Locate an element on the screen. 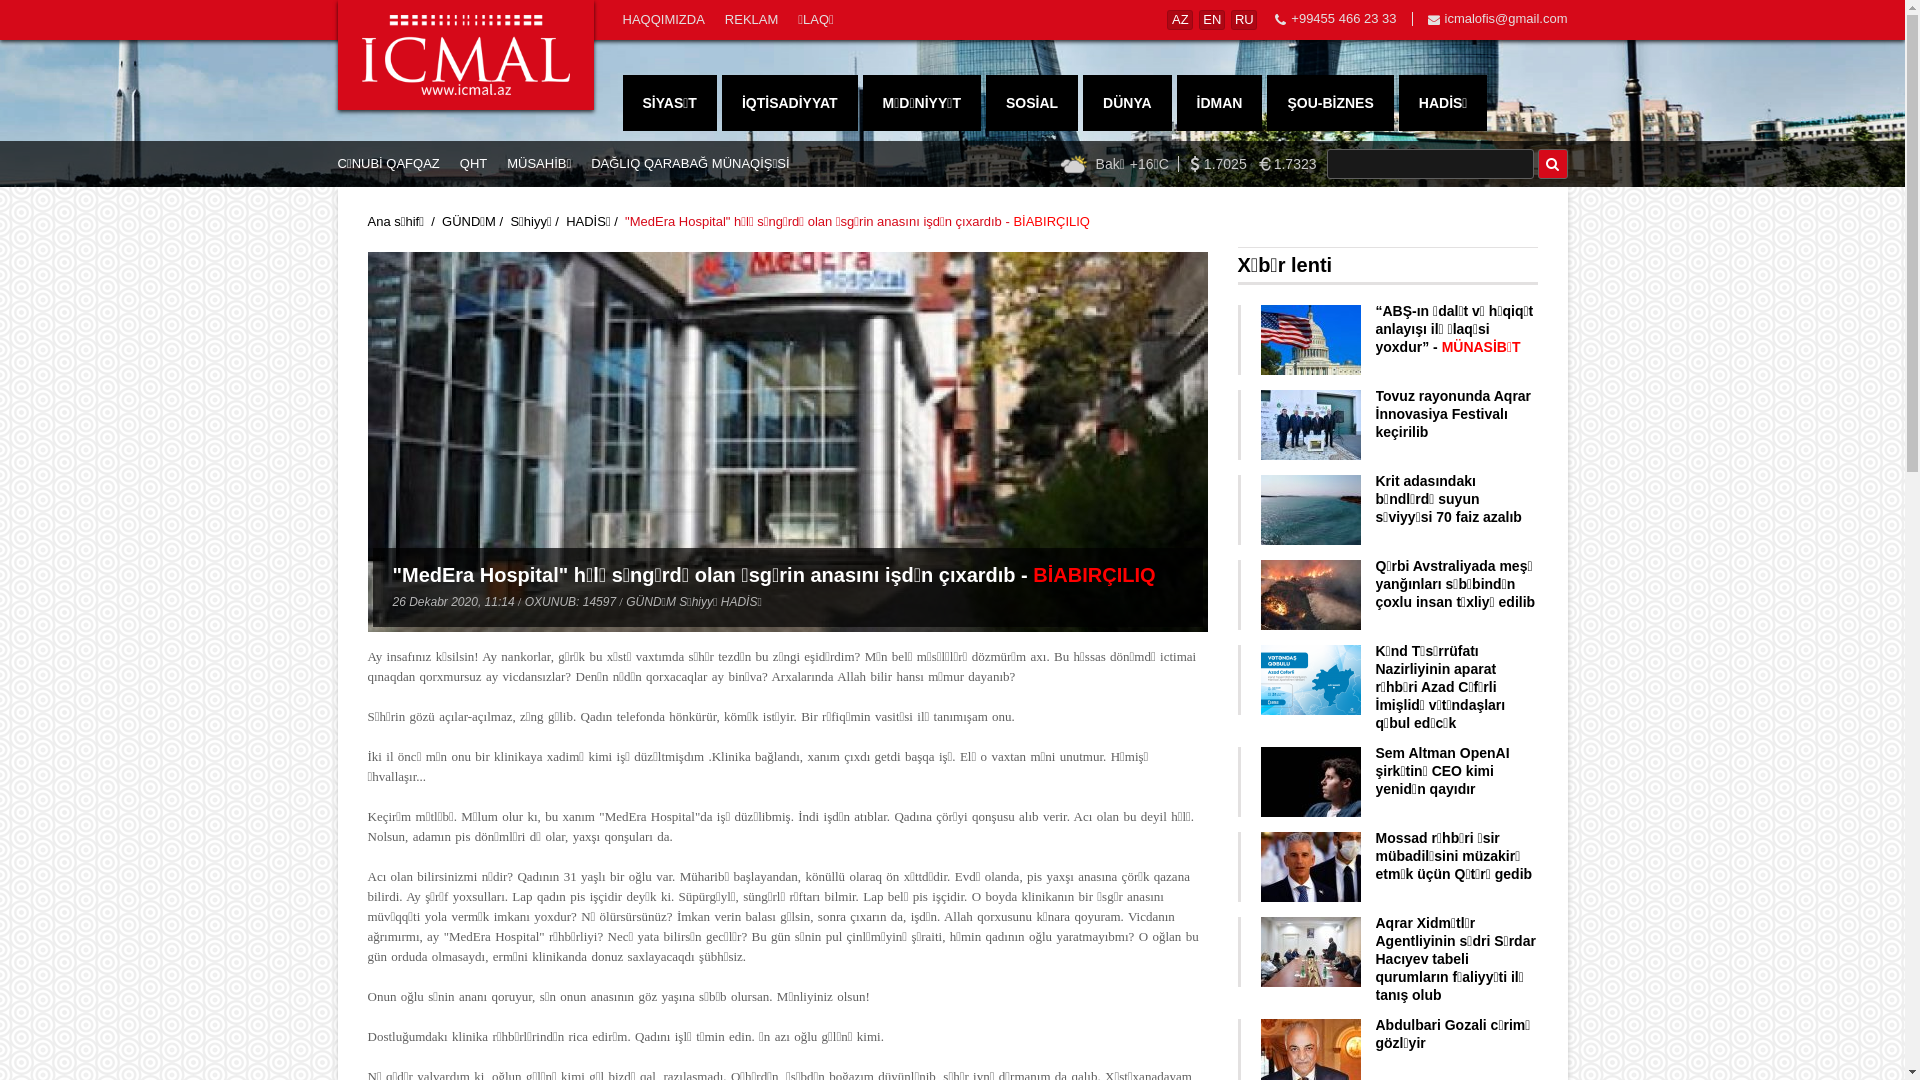  'RU' is located at coordinates (1242, 19).